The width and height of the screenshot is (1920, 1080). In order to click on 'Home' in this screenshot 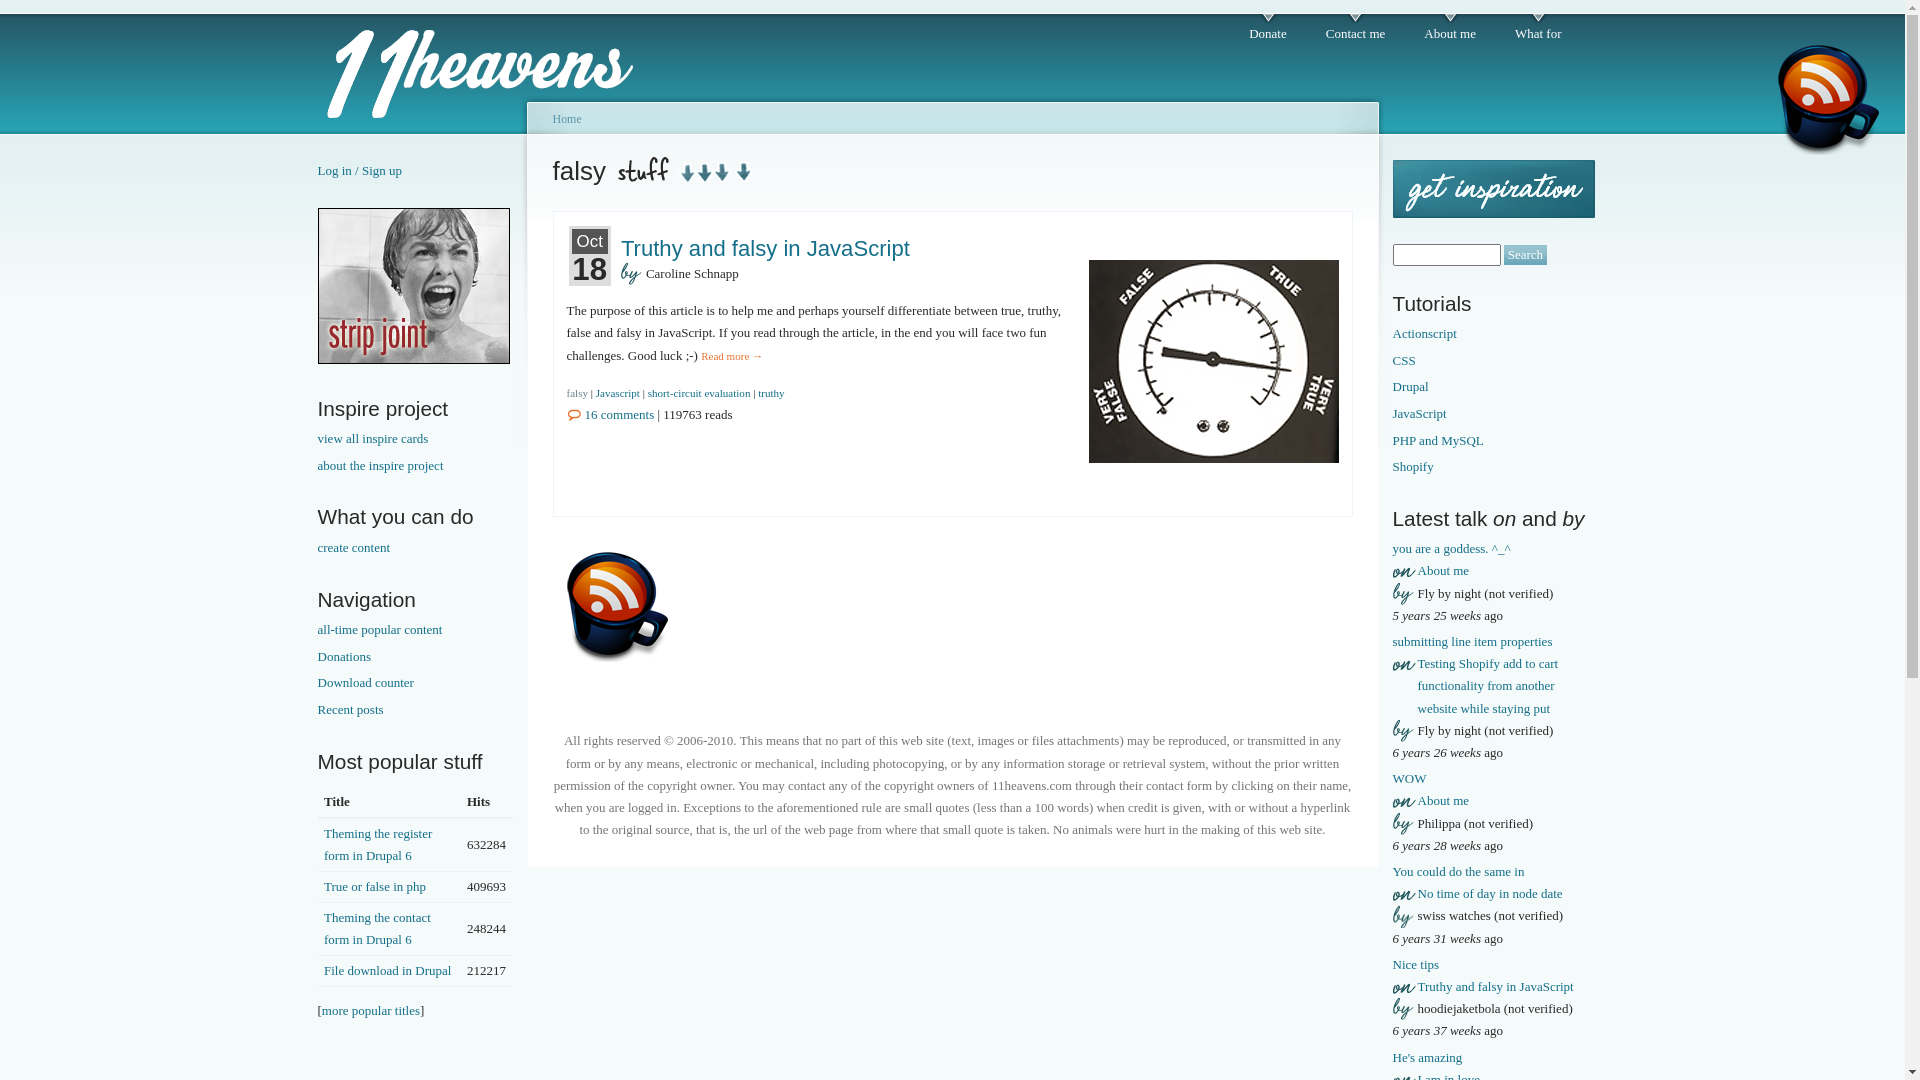, I will do `click(565, 119)`.